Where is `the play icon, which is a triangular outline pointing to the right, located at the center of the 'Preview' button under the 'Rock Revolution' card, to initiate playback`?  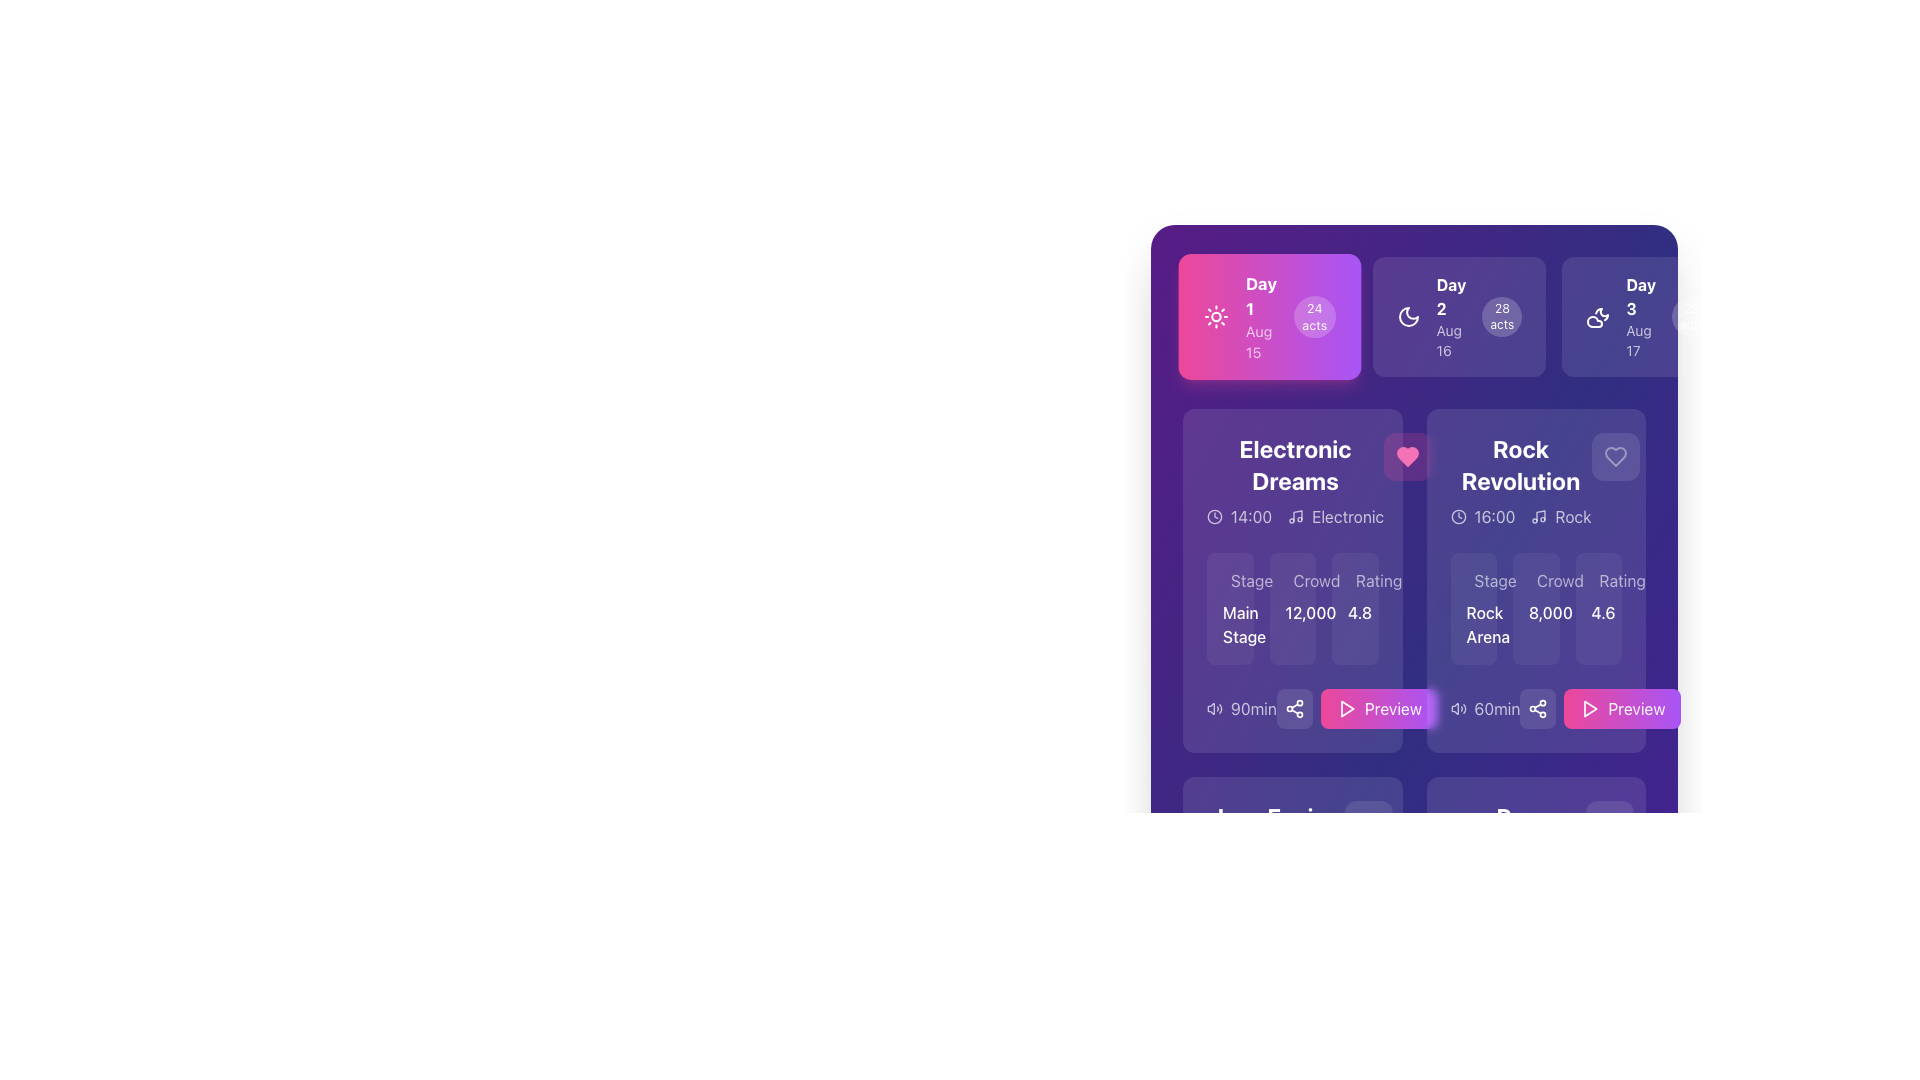 the play icon, which is a triangular outline pointing to the right, located at the center of the 'Preview' button under the 'Rock Revolution' card, to initiate playback is located at coordinates (1589, 708).